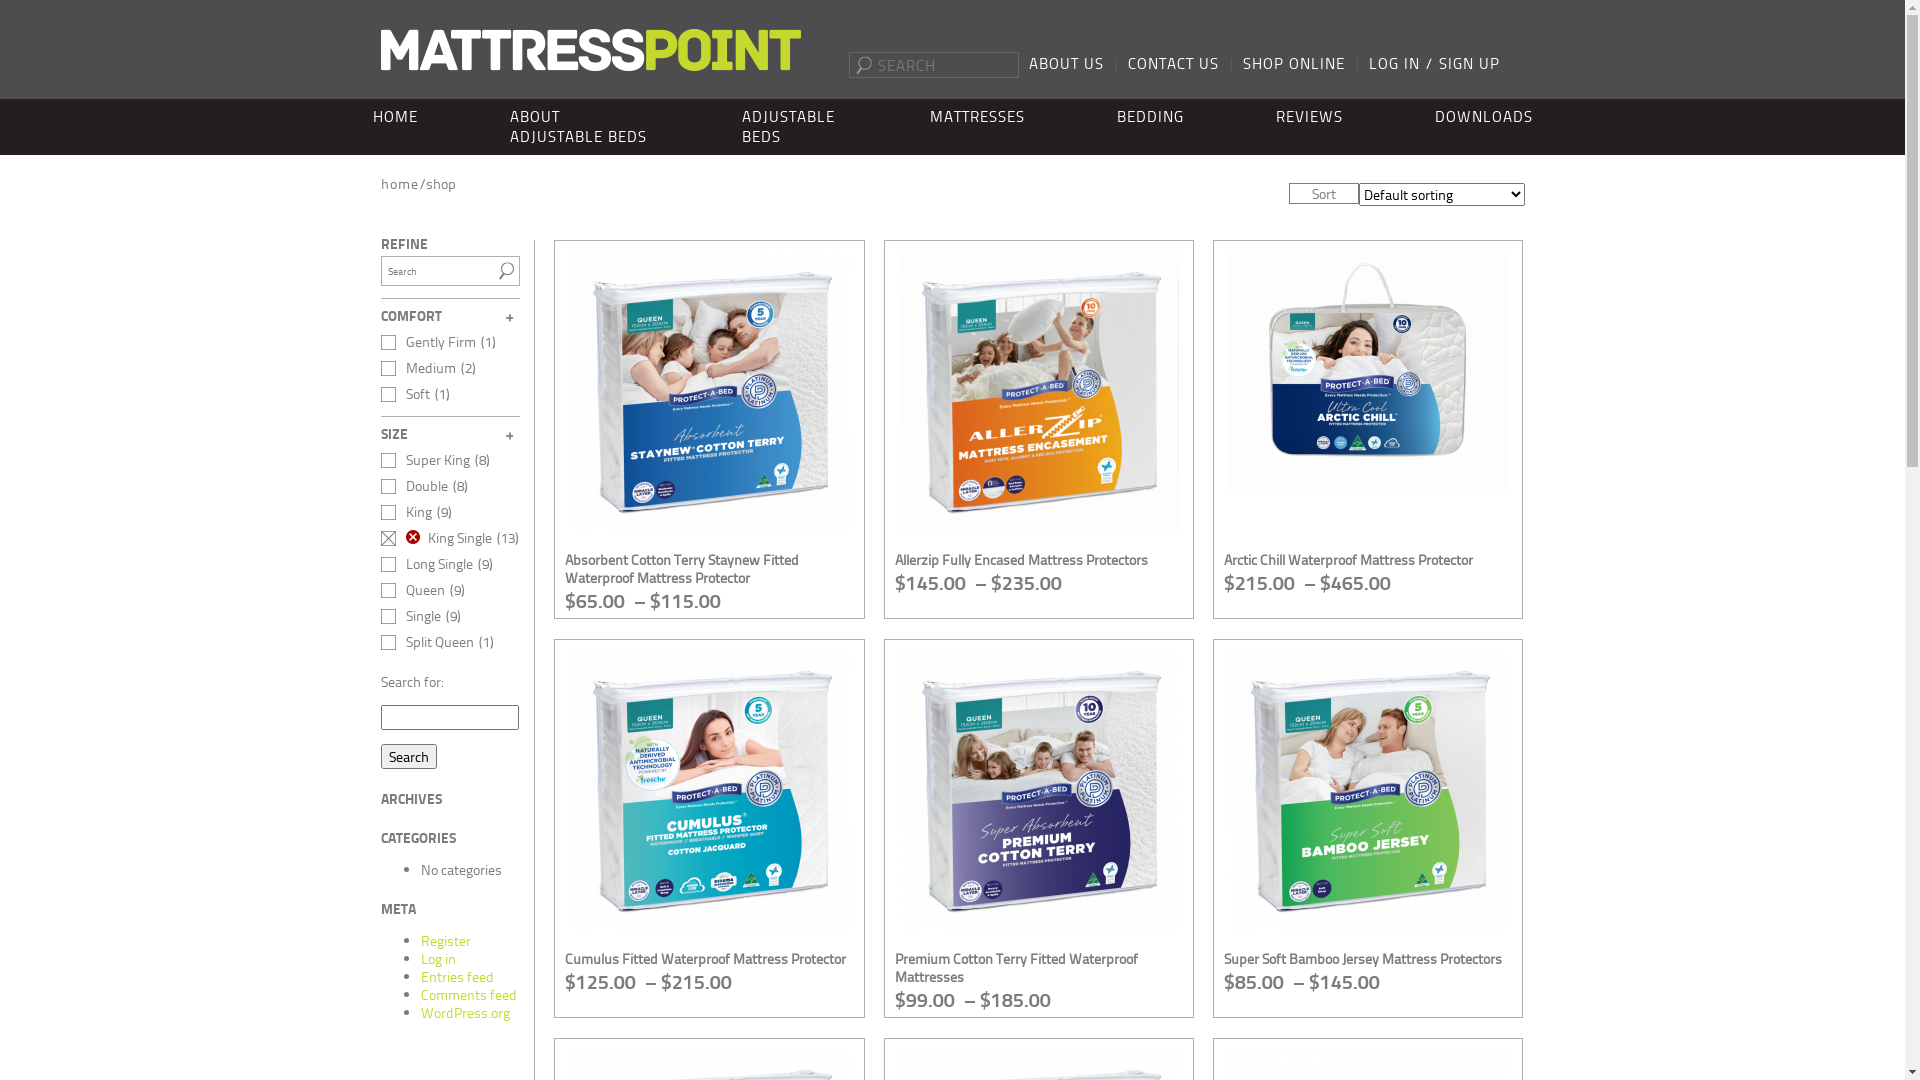  I want to click on 'Mattress Point', so click(589, 49).